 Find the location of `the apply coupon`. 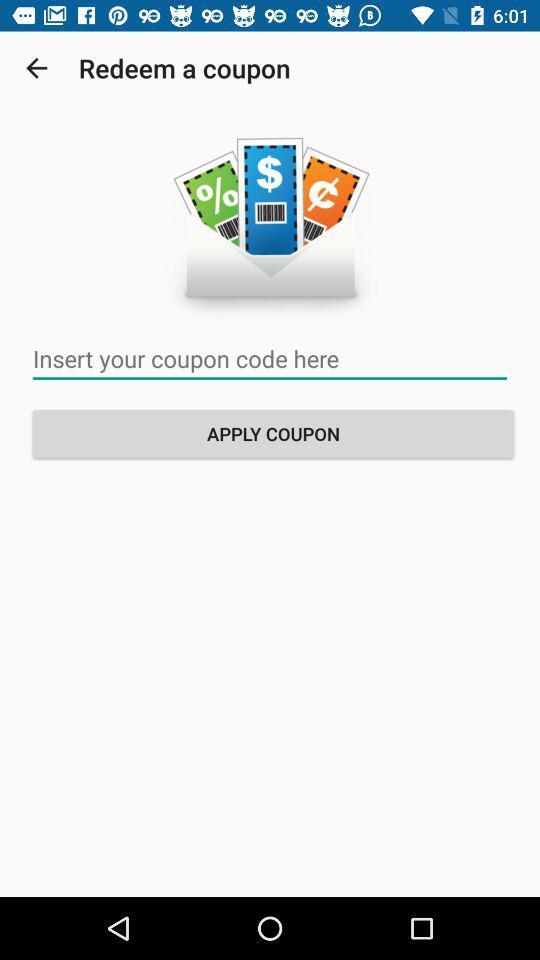

the apply coupon is located at coordinates (272, 433).